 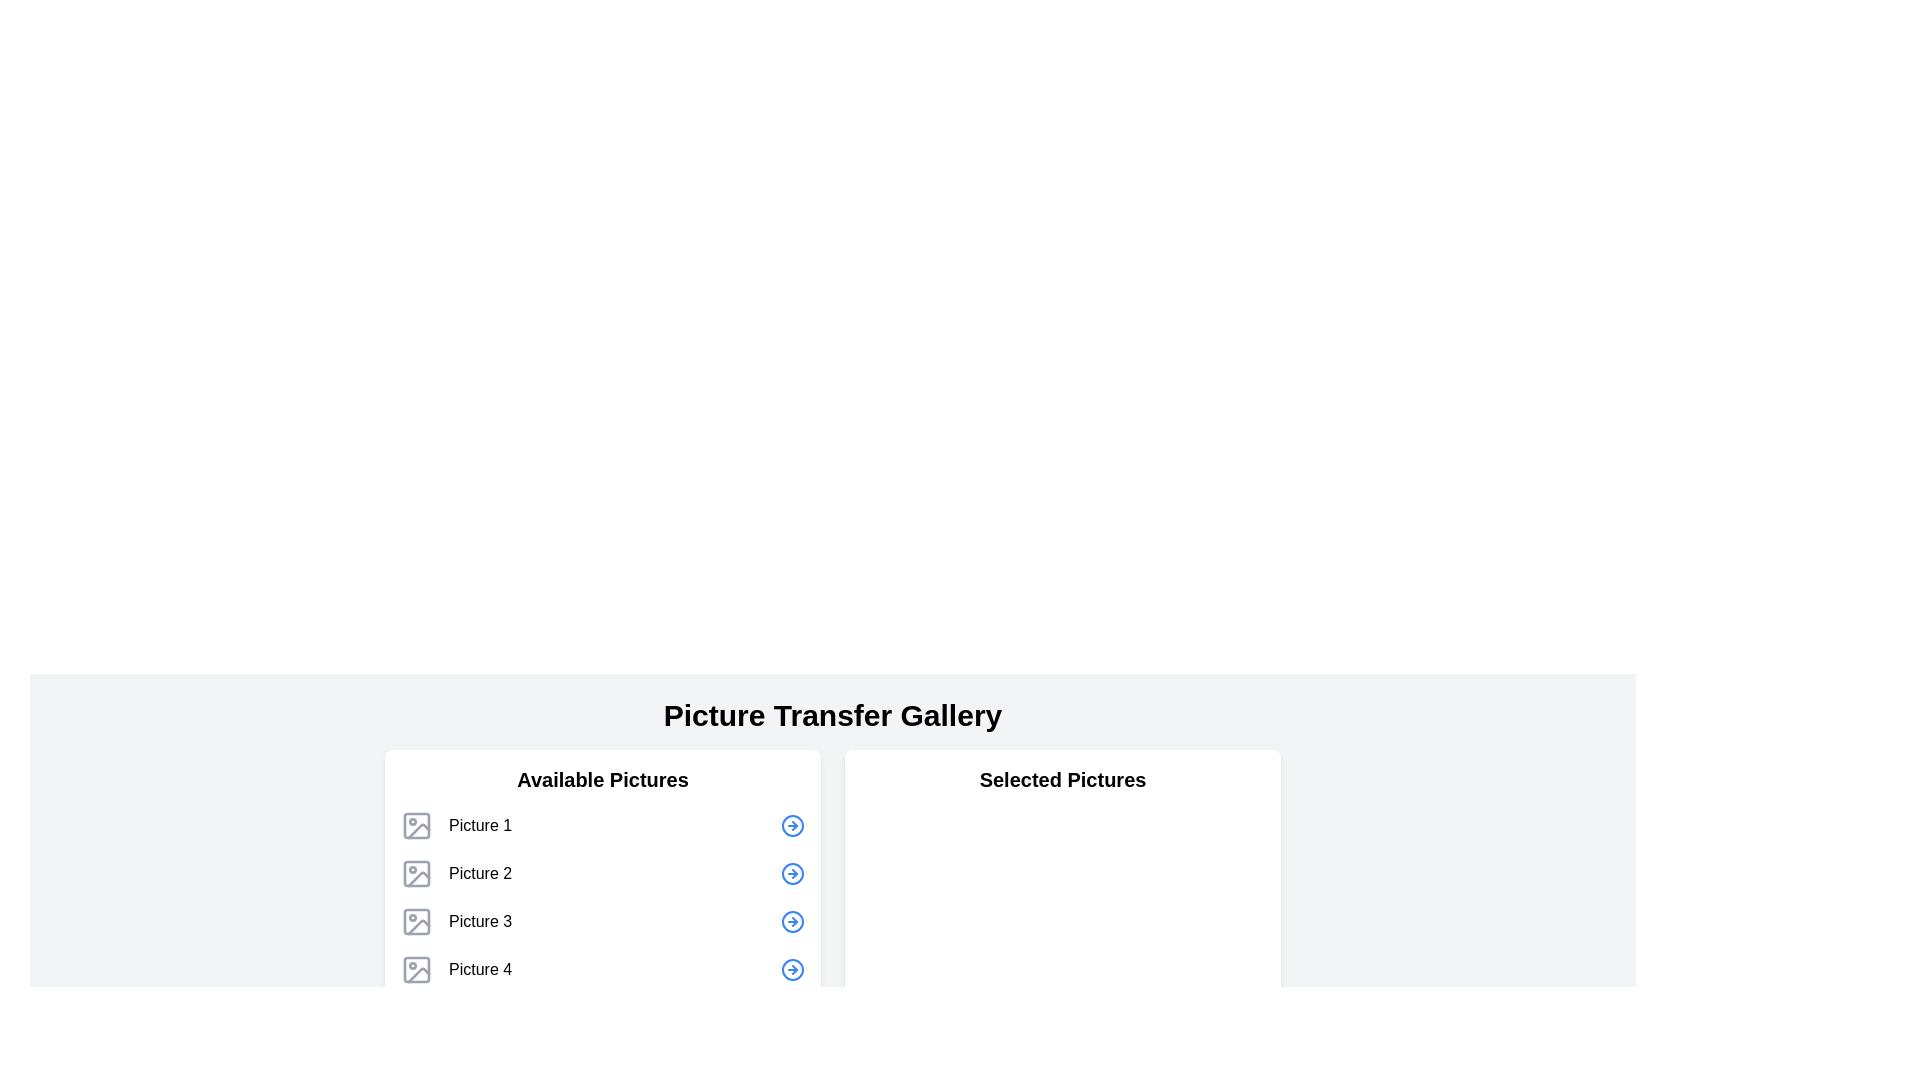 I want to click on the static label that reads 'Picture 2' in the left panel of the 'Picture Transfer Gallery' interface, so click(x=480, y=873).